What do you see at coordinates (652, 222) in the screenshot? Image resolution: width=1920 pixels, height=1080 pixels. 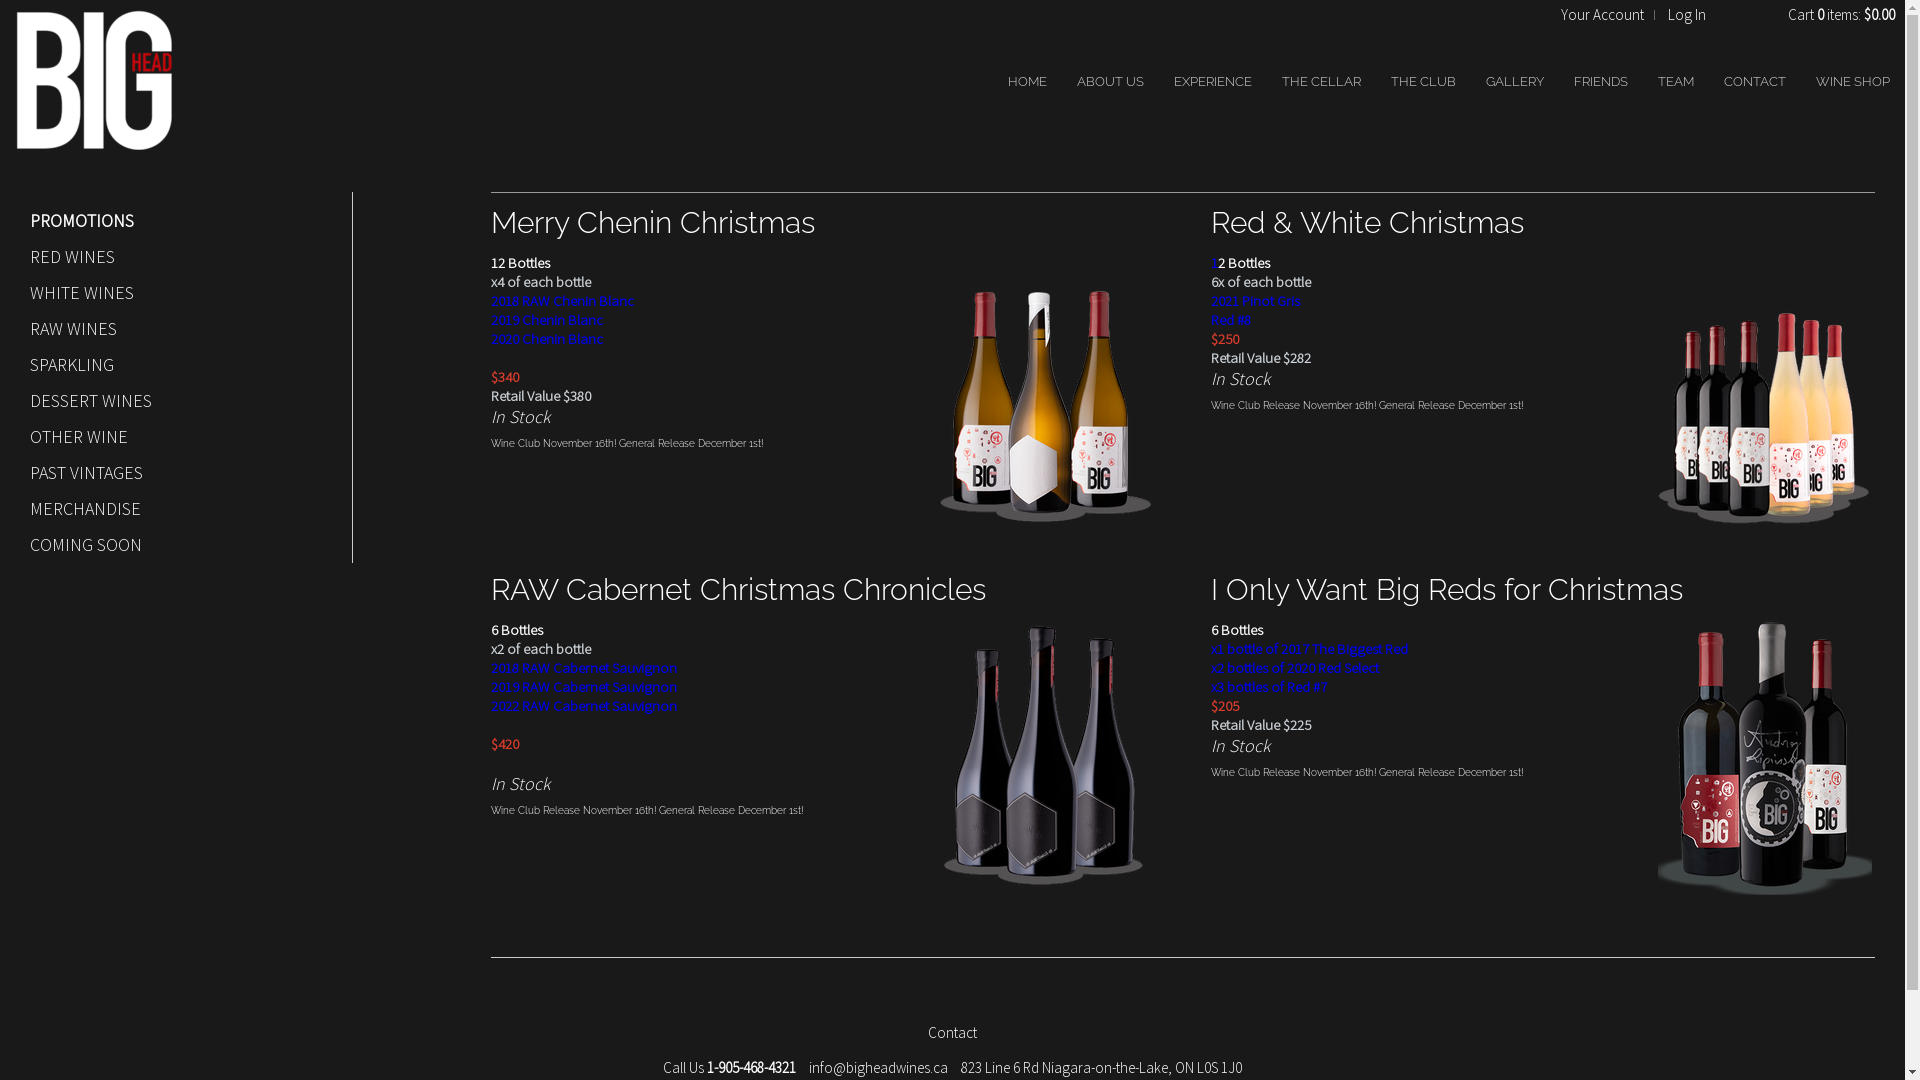 I see `'Merry Chenin Christmas'` at bounding box center [652, 222].